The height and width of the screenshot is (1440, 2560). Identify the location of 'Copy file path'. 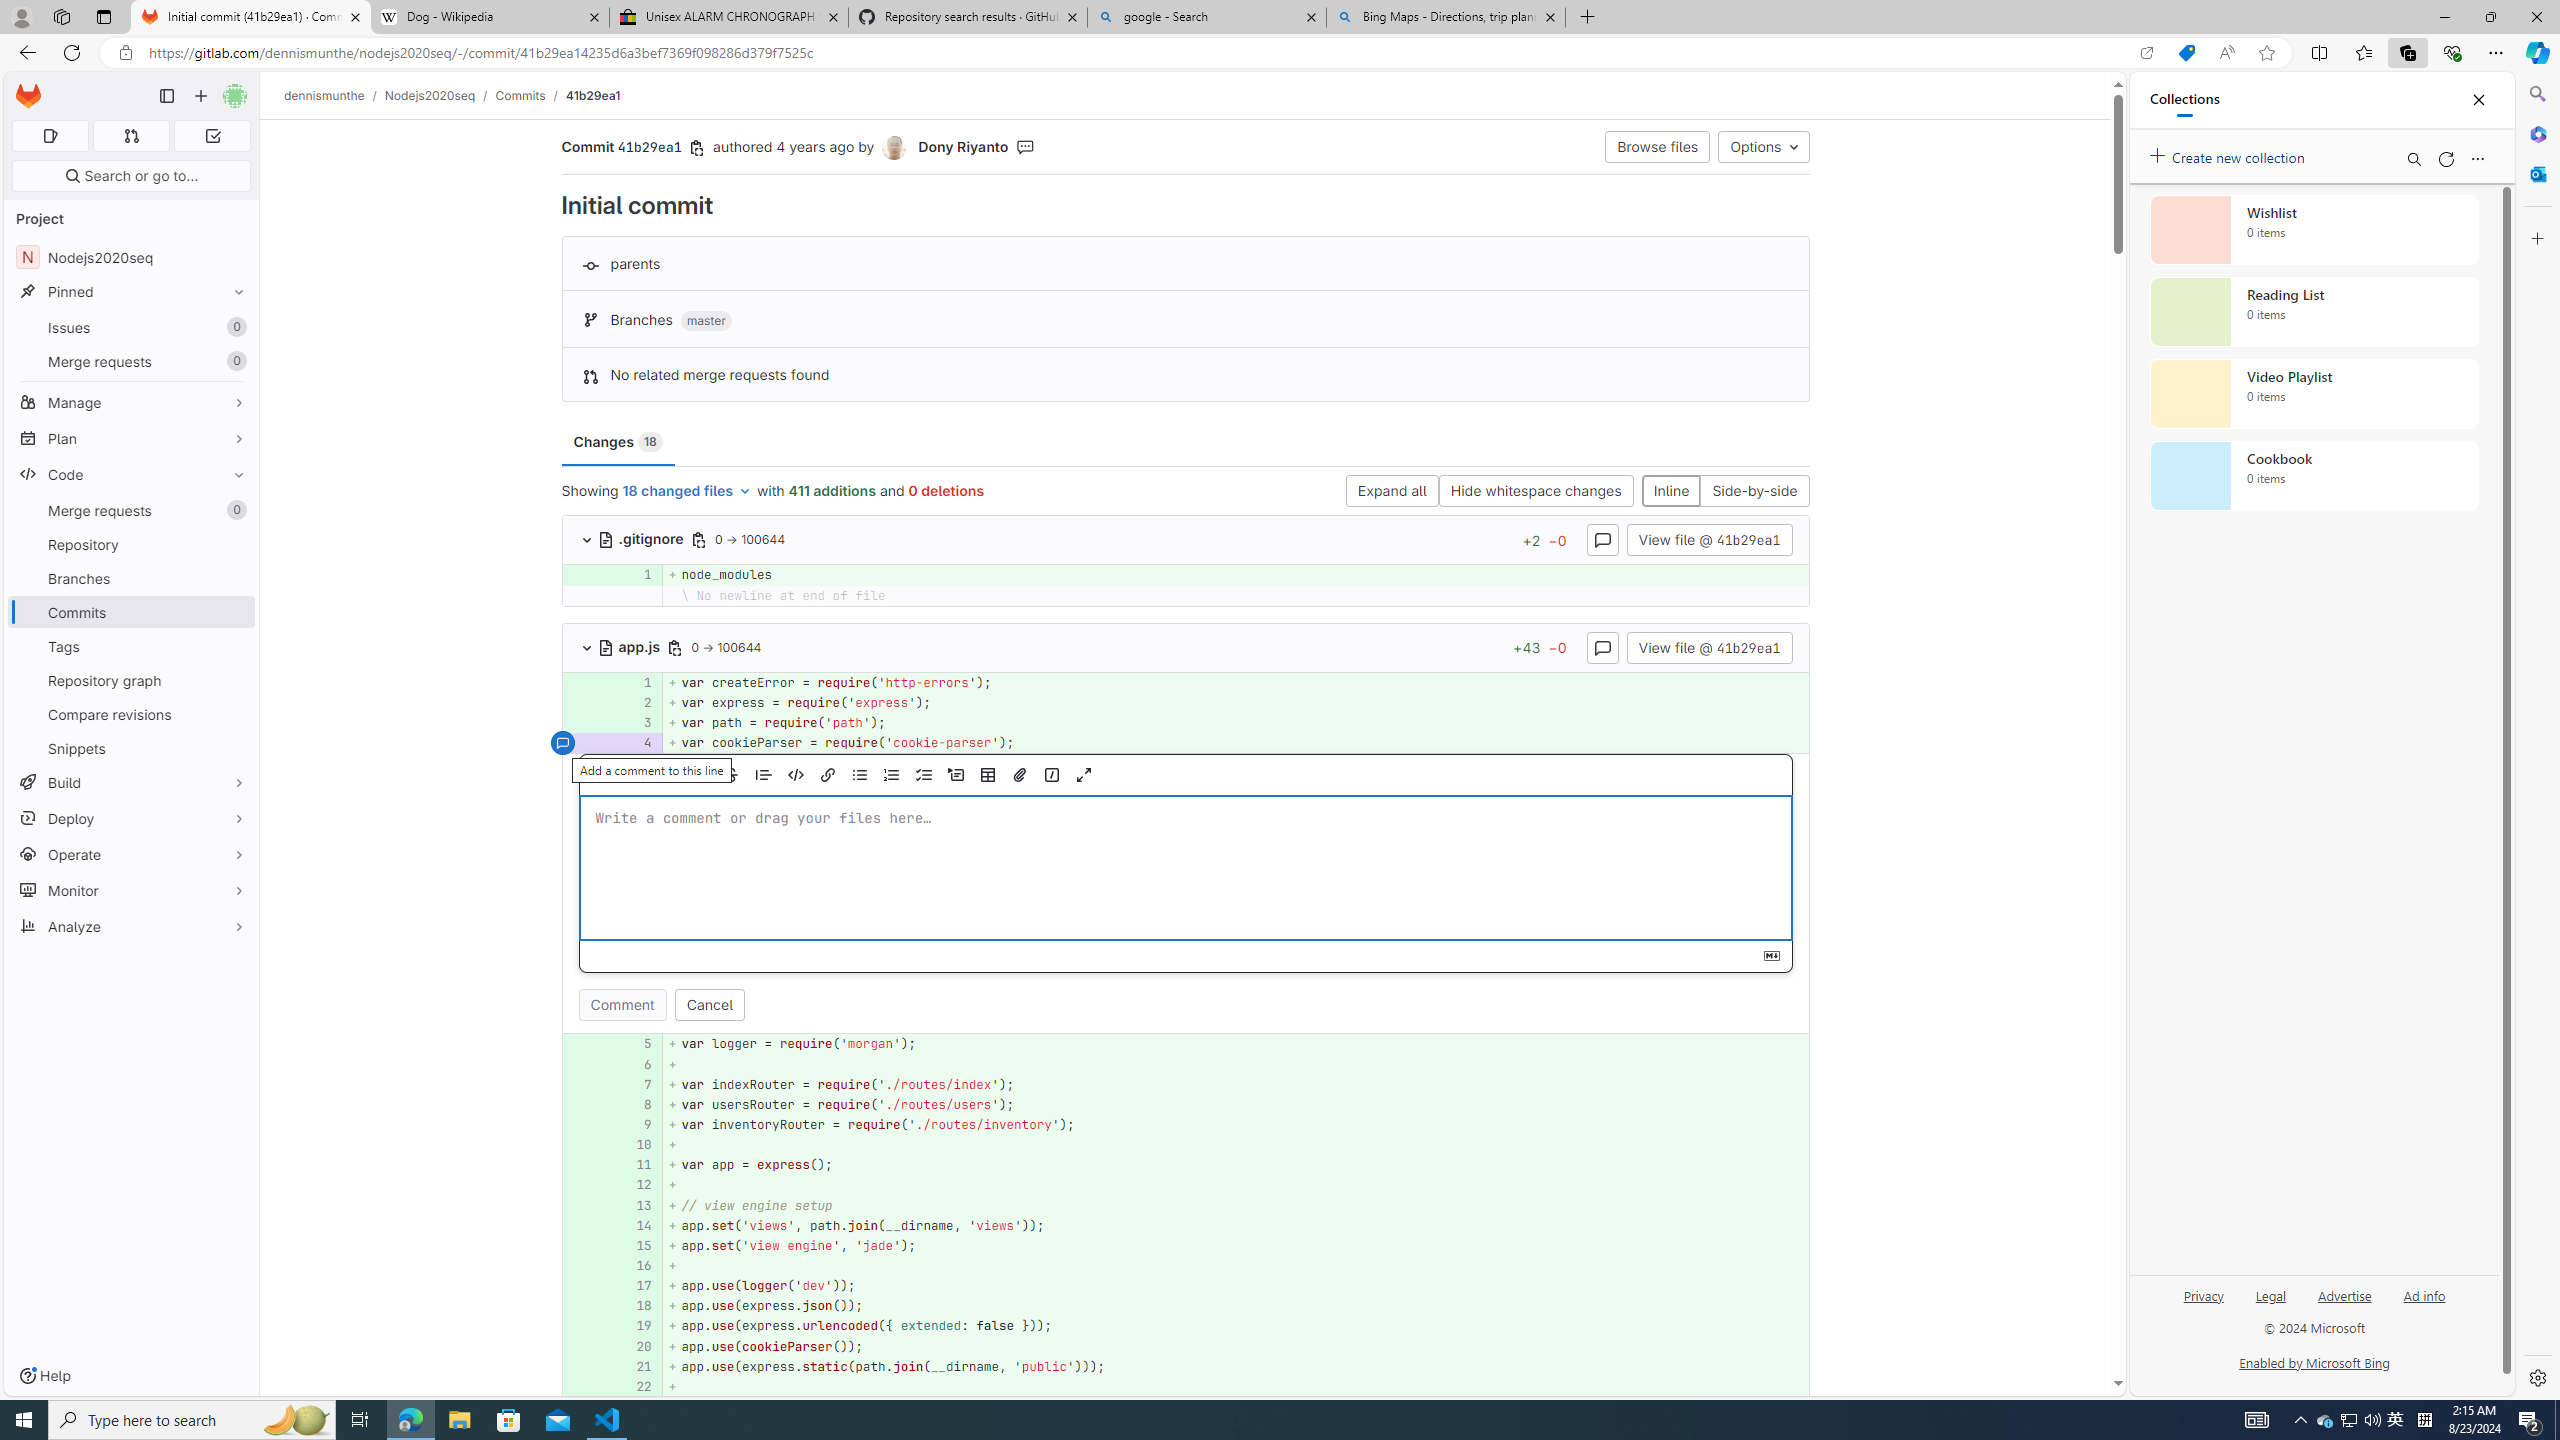
(674, 647).